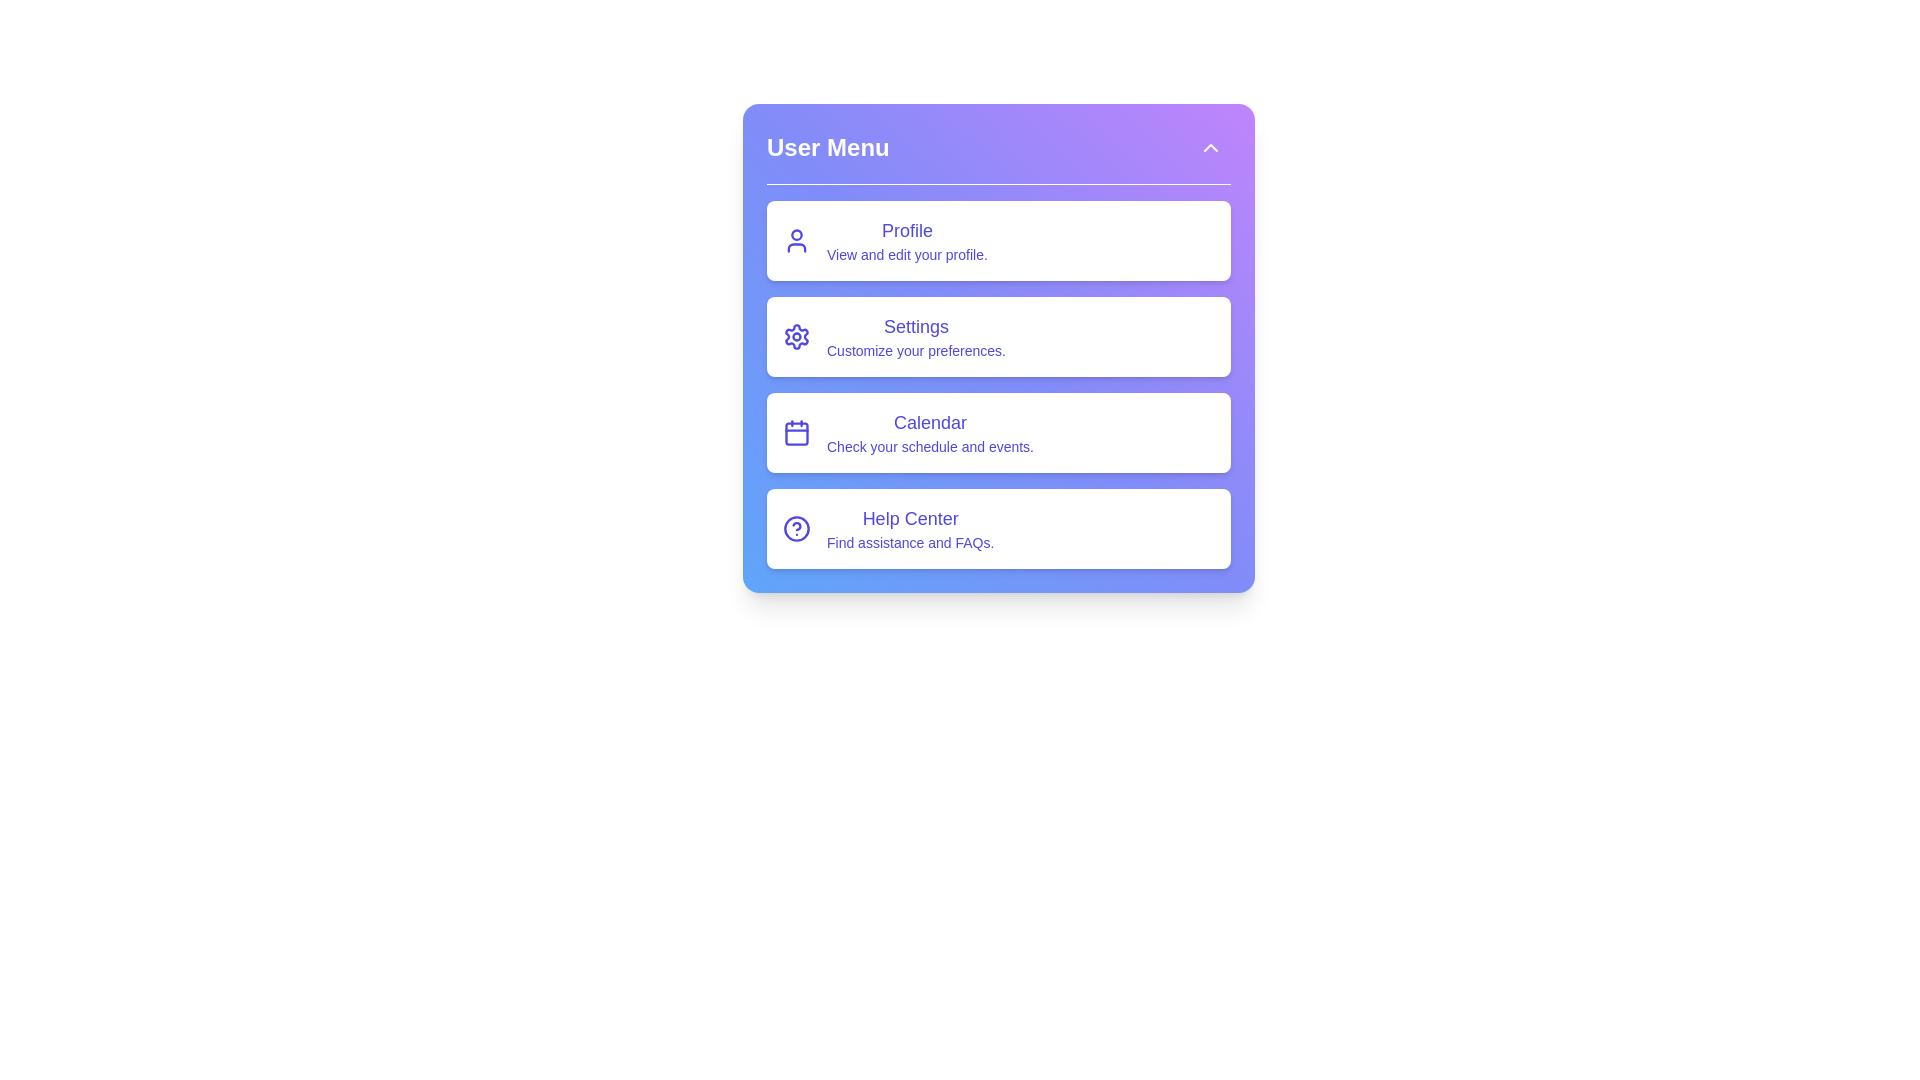 Image resolution: width=1920 pixels, height=1080 pixels. Describe the element at coordinates (998, 239) in the screenshot. I see `the menu option Profile to navigate or interact with its functionality` at that location.